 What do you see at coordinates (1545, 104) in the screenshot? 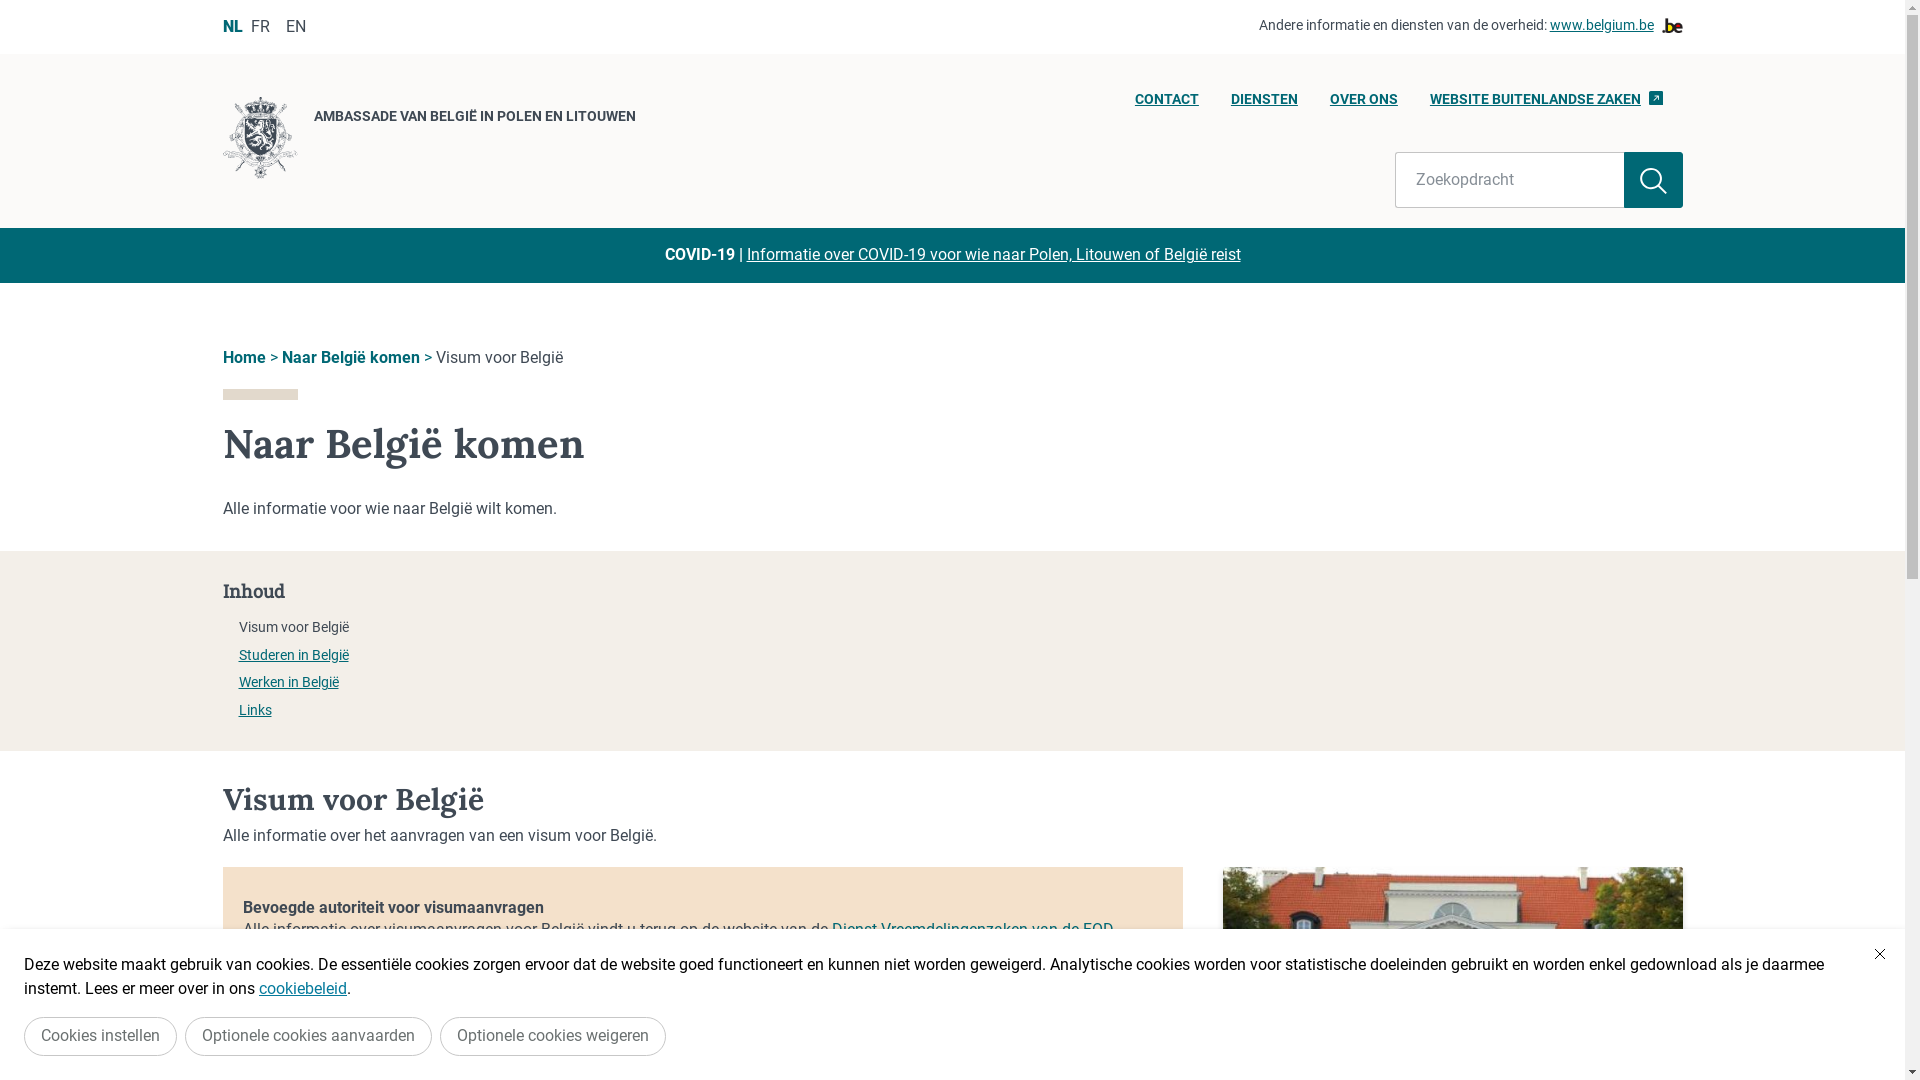
I see `'WEBSITE BUITENLANDSE ZAKEN'` at bounding box center [1545, 104].